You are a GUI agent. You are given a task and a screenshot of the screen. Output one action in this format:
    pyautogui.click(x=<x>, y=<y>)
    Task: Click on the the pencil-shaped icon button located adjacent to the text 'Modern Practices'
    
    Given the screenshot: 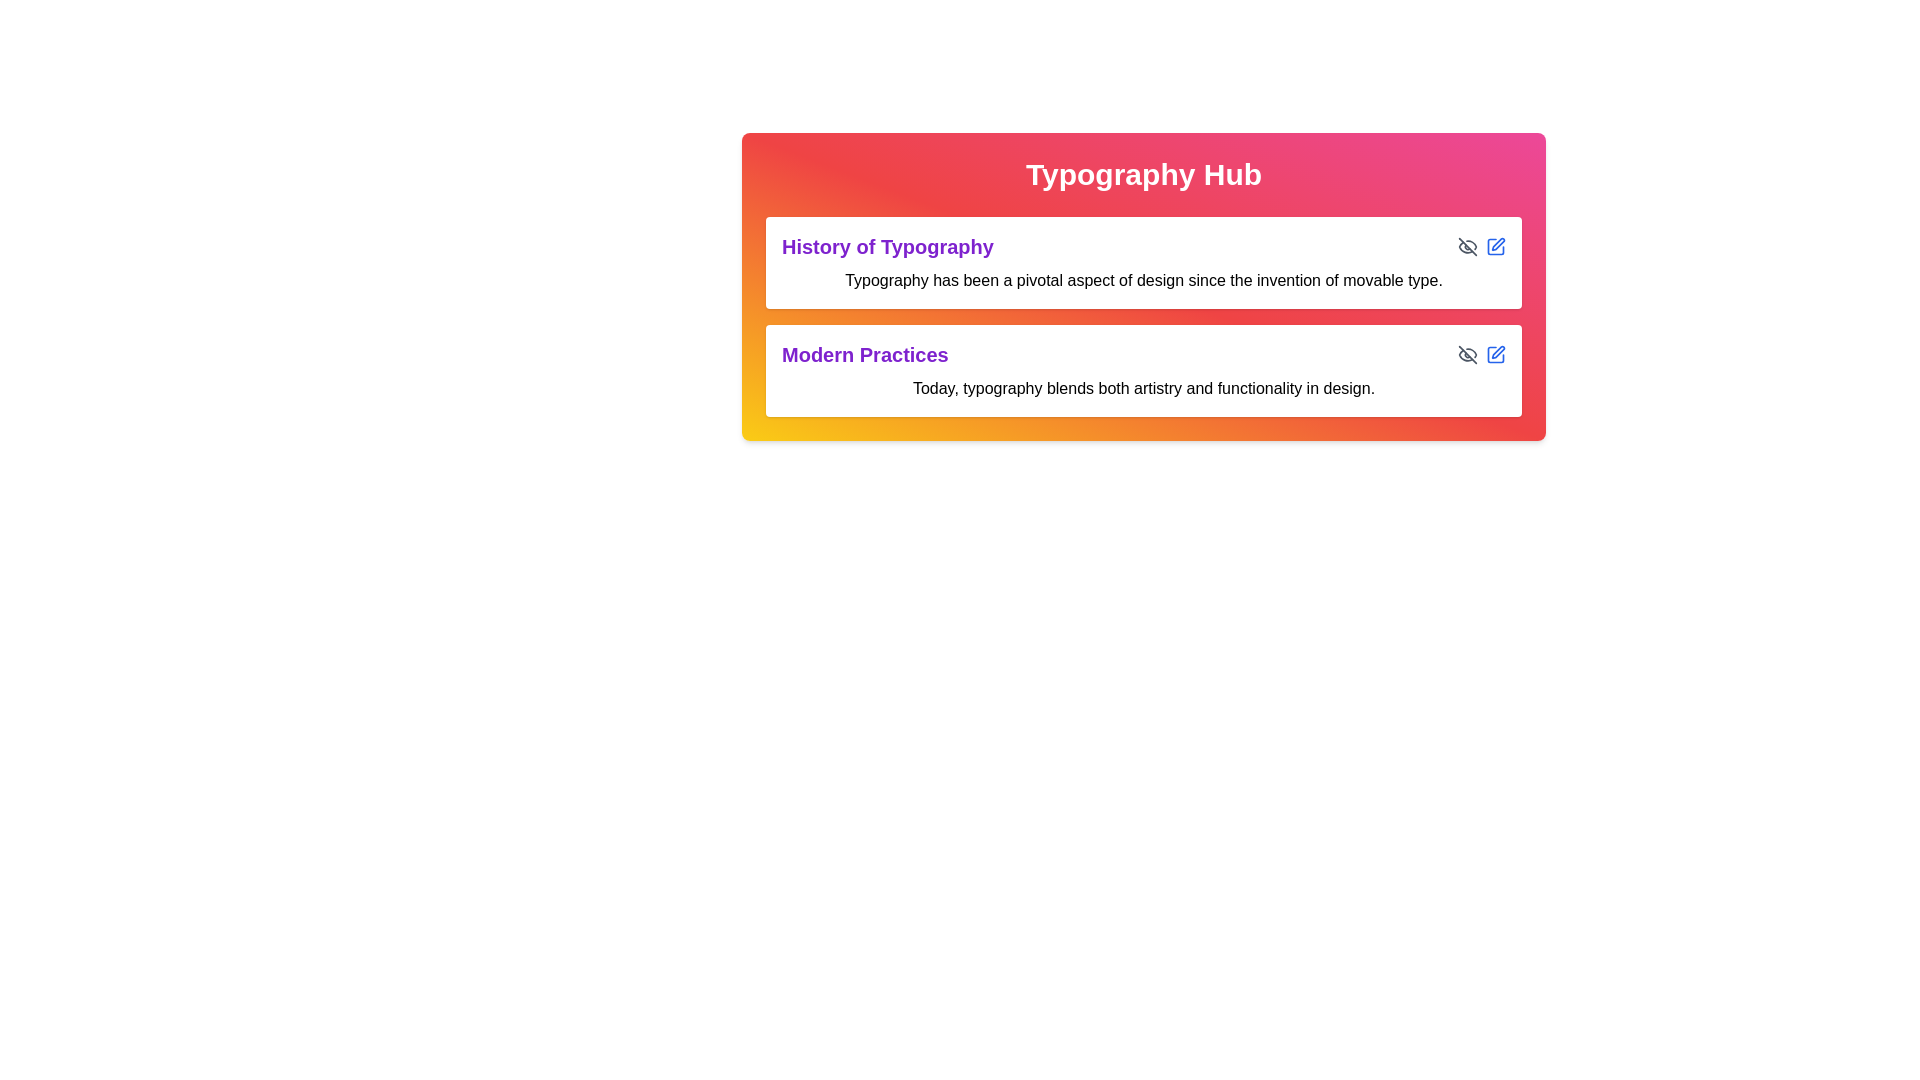 What is the action you would take?
    pyautogui.click(x=1498, y=351)
    